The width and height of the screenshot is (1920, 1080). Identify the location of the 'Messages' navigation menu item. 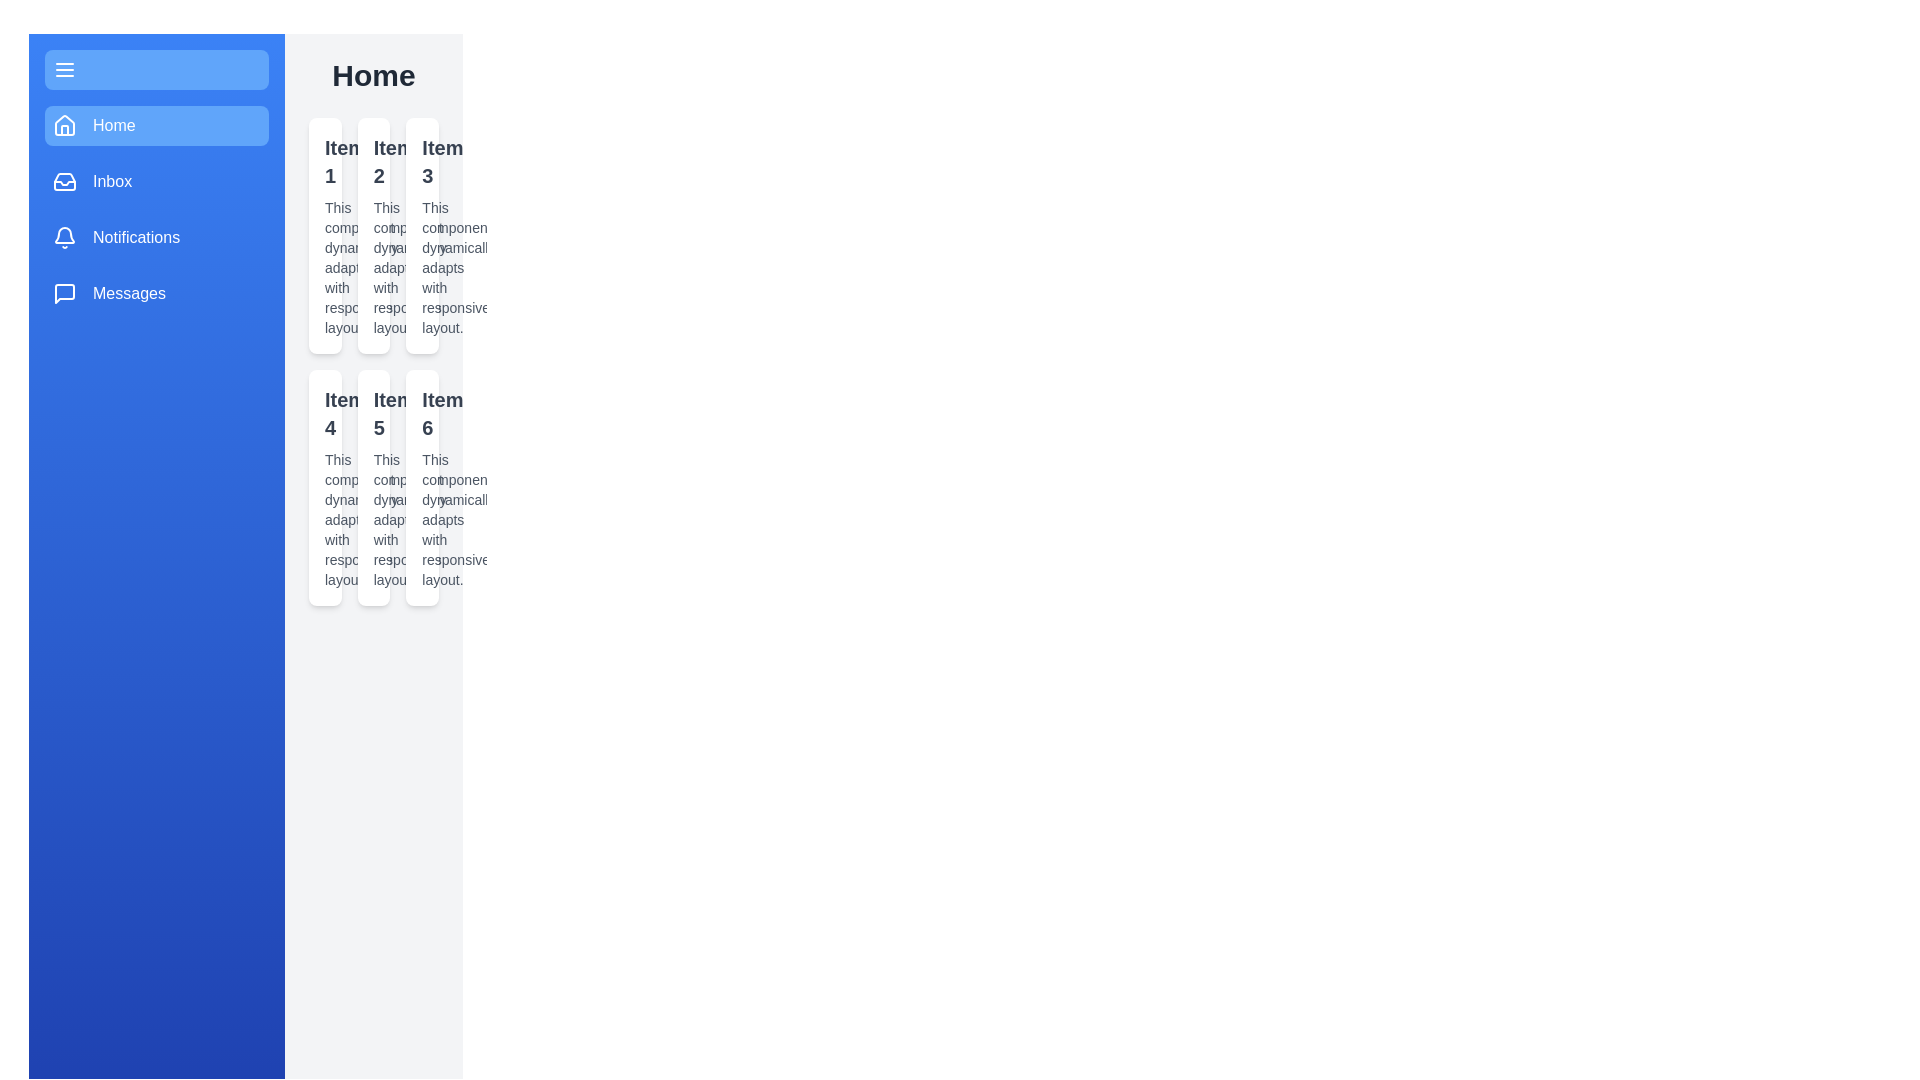
(156, 293).